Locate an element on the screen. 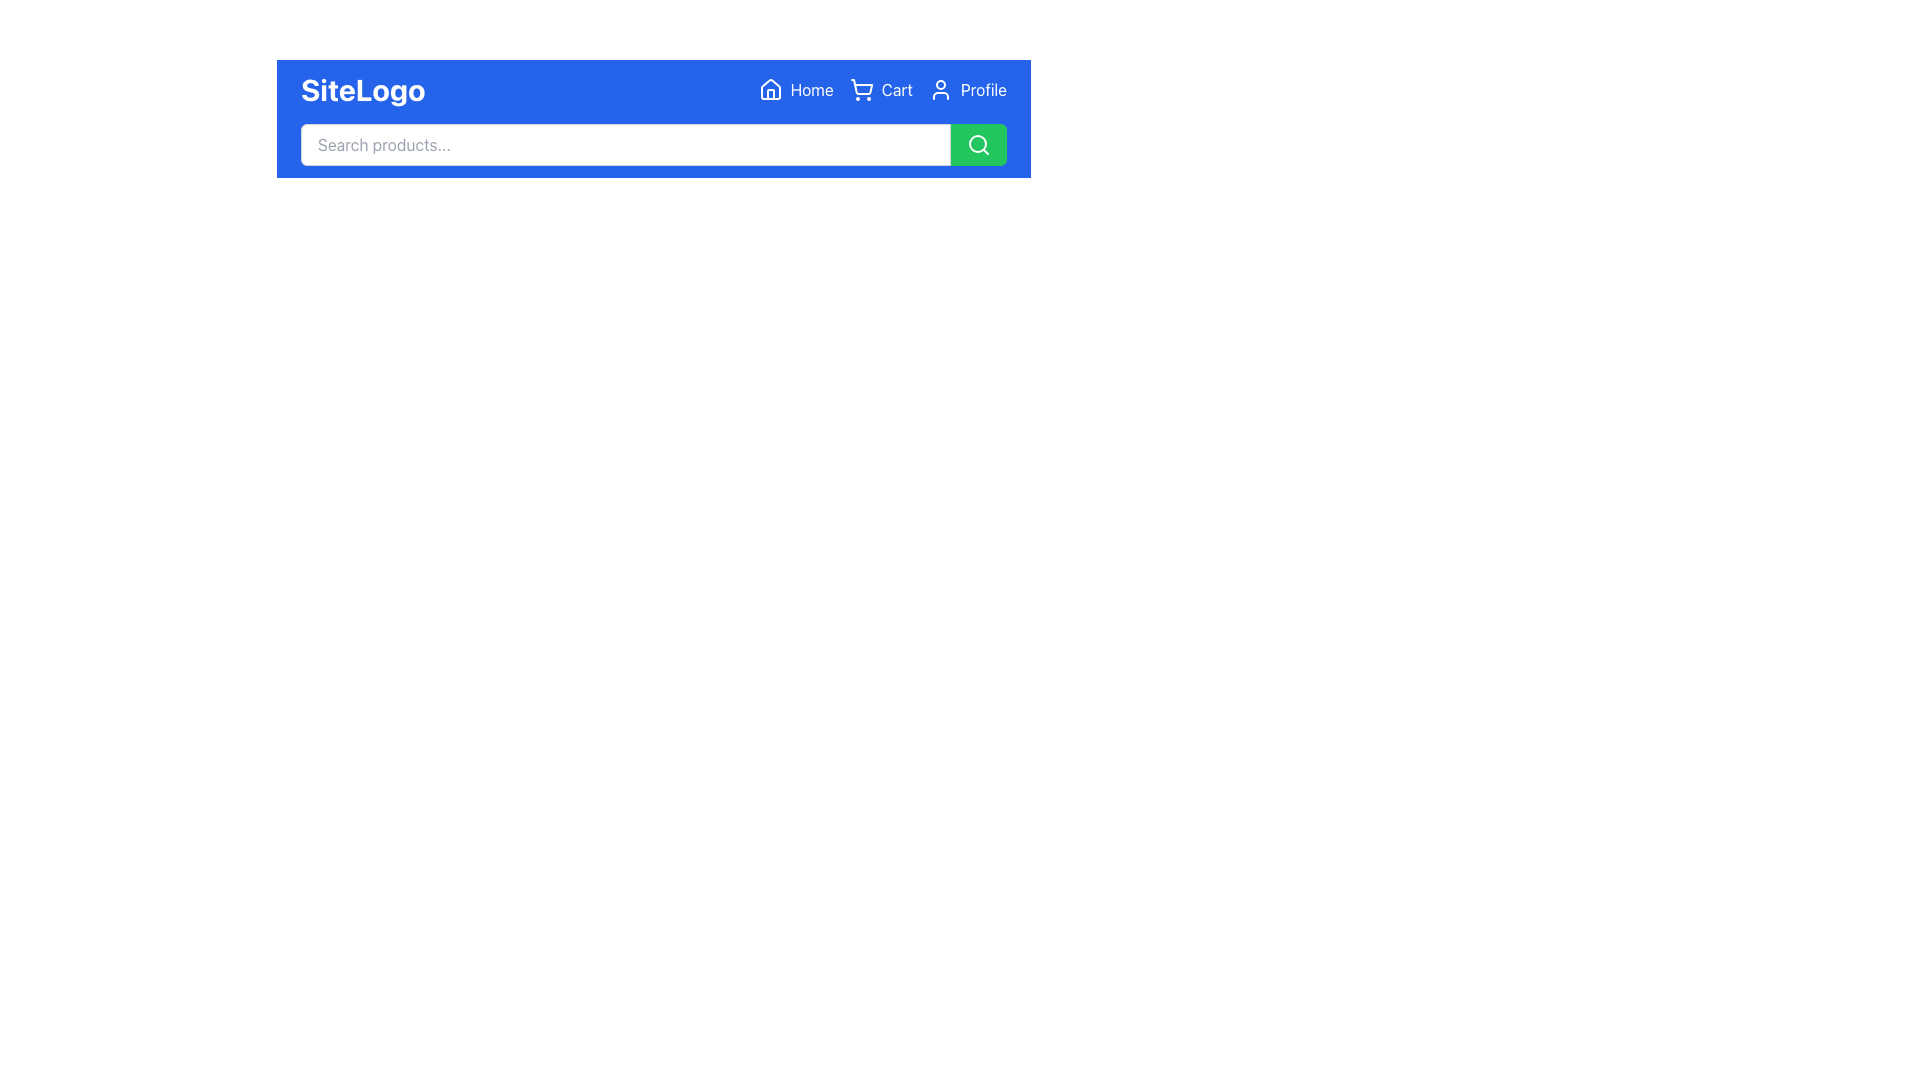 This screenshot has width=1920, height=1080. the 'SiteLogo' text label, which is the first item on the left in the header section, displayed in bold, large white typography against a blue background is located at coordinates (363, 88).